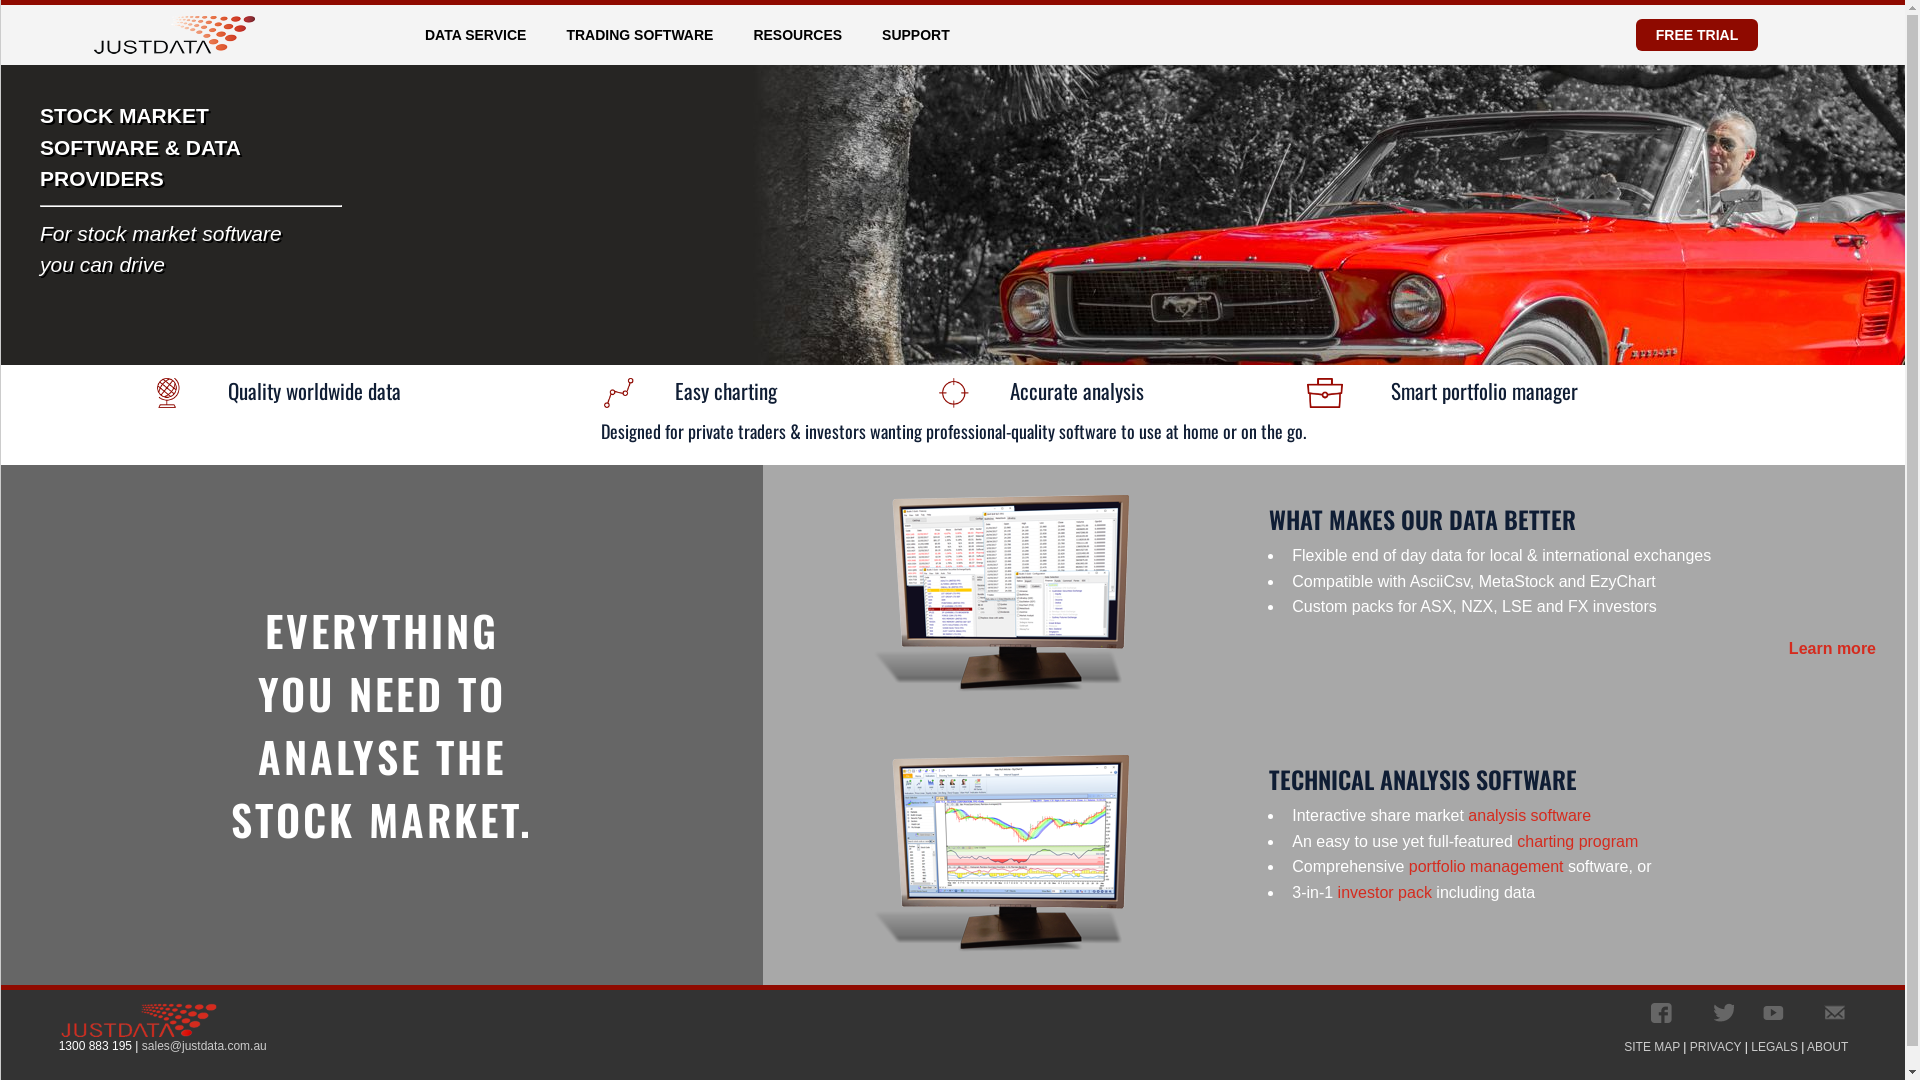 The height and width of the screenshot is (1080, 1920). I want to click on 'analysis software', so click(1528, 815).